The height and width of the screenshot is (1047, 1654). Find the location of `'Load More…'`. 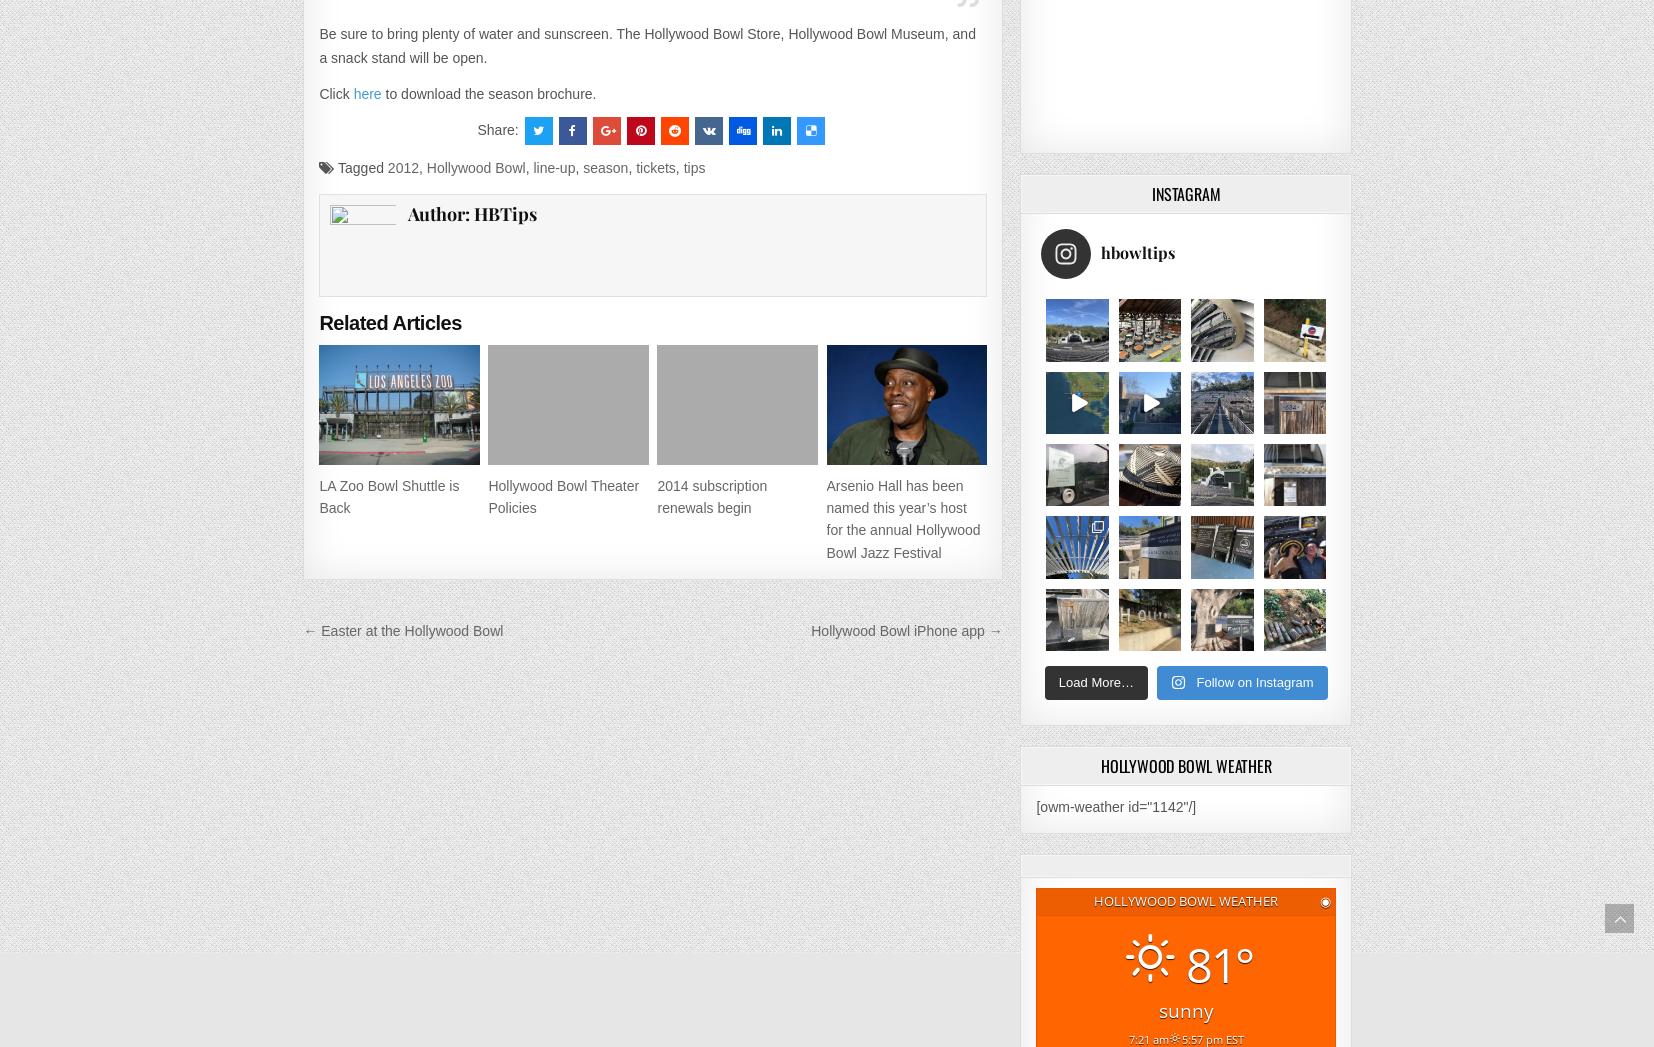

'Load More…' is located at coordinates (1094, 681).